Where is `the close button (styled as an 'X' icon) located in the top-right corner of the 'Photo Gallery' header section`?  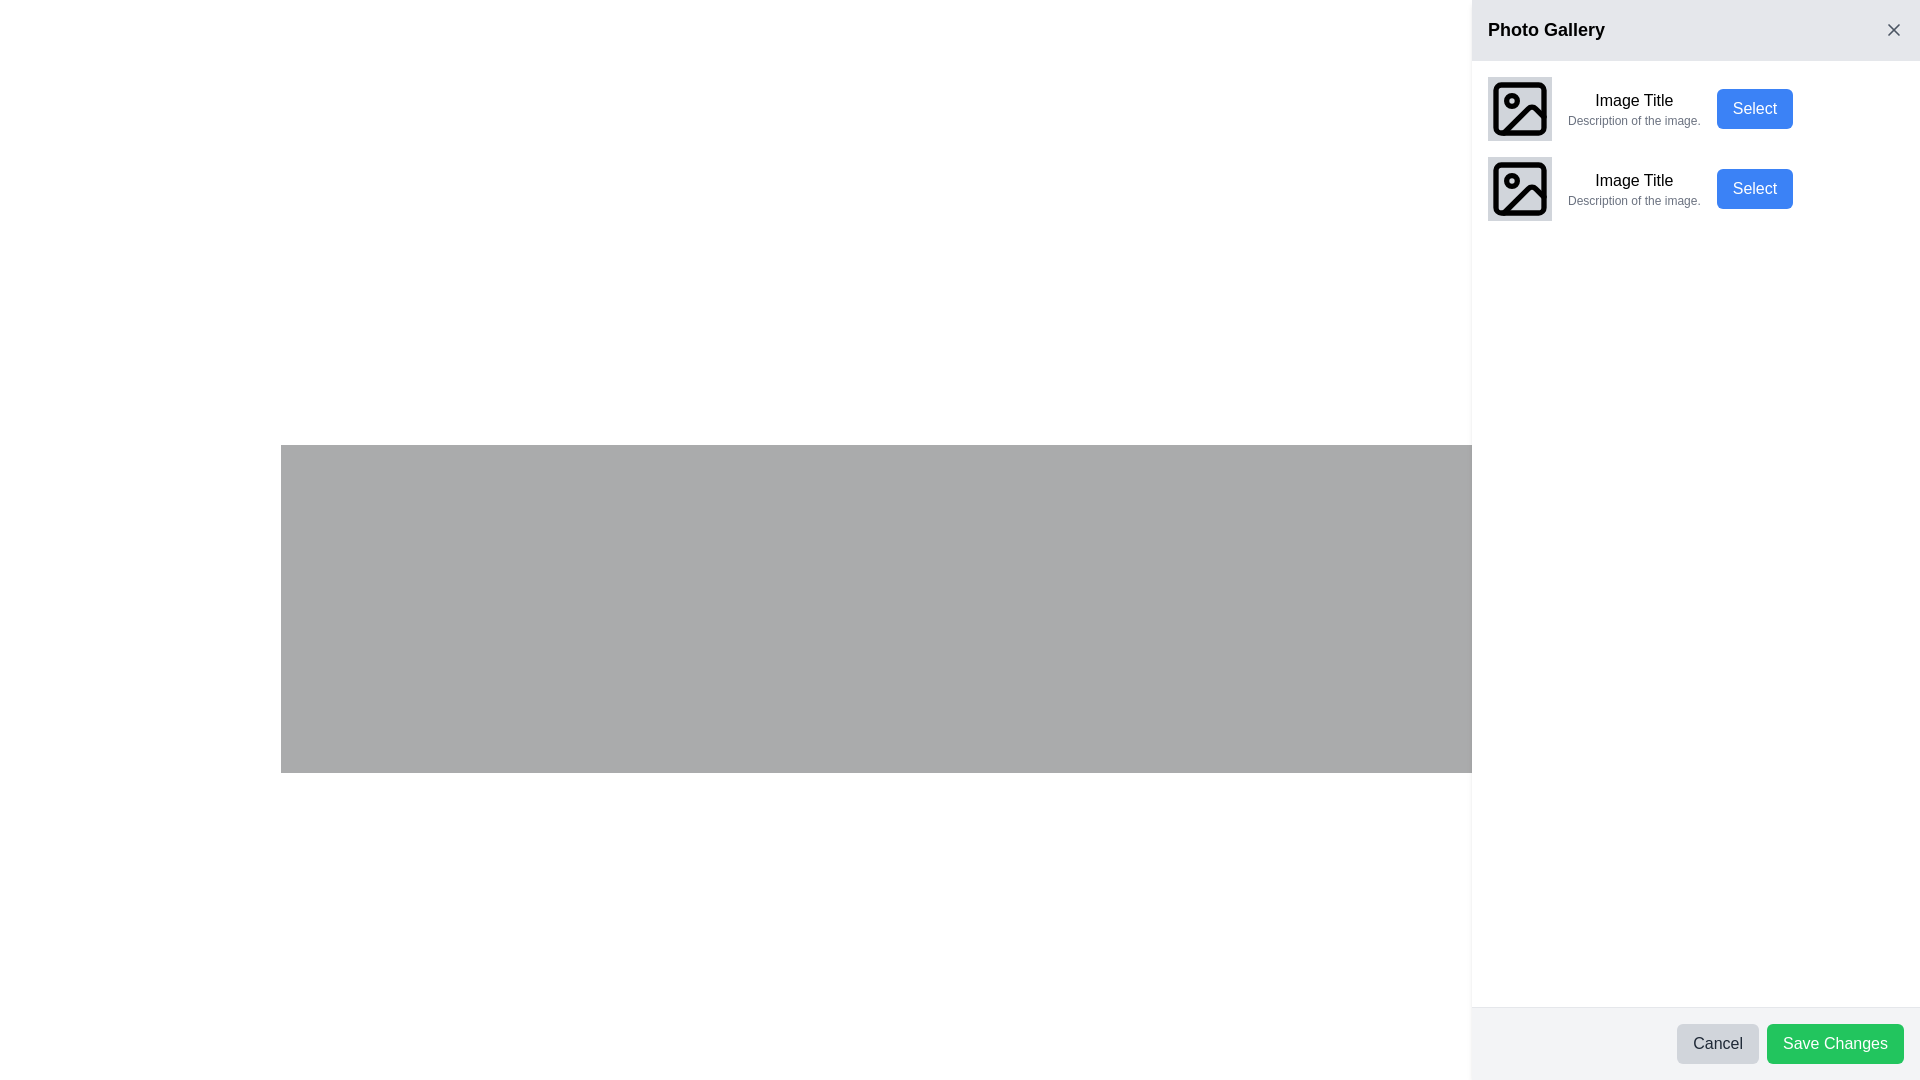 the close button (styled as an 'X' icon) located in the top-right corner of the 'Photo Gallery' header section is located at coordinates (1893, 30).